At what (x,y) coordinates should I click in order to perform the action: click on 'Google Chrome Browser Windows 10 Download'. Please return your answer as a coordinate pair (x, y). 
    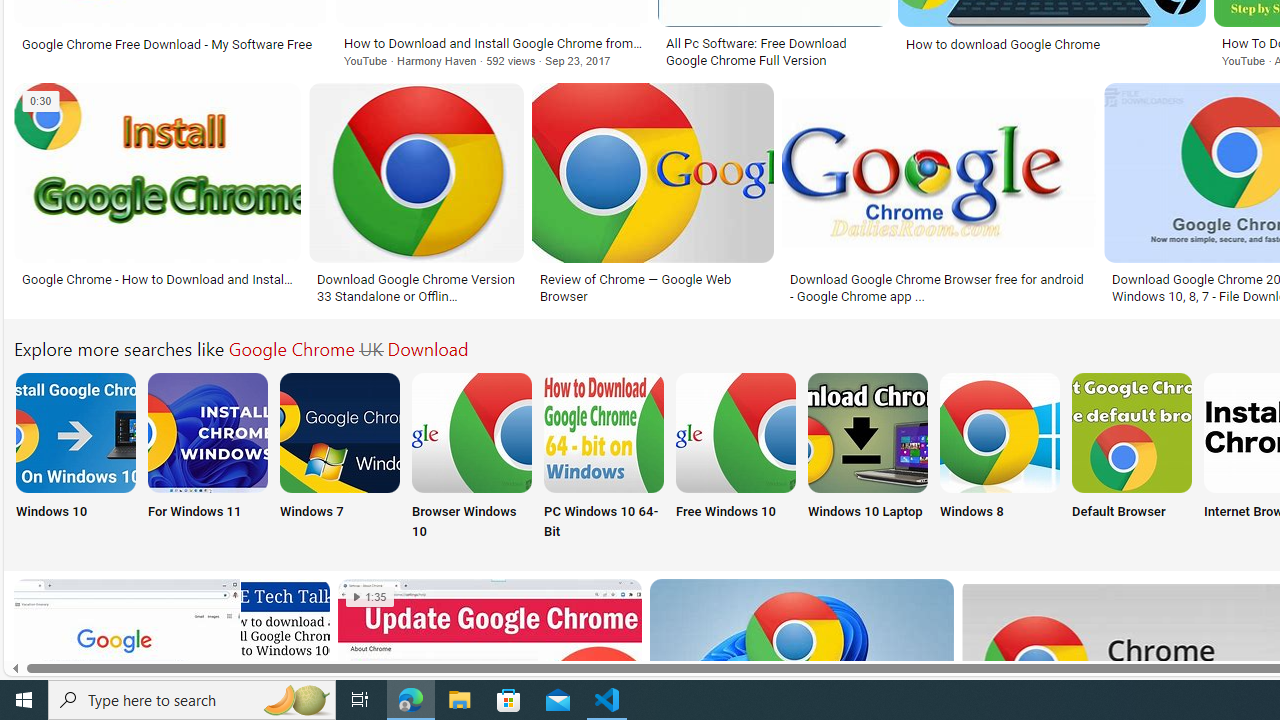
    Looking at the image, I should click on (471, 431).